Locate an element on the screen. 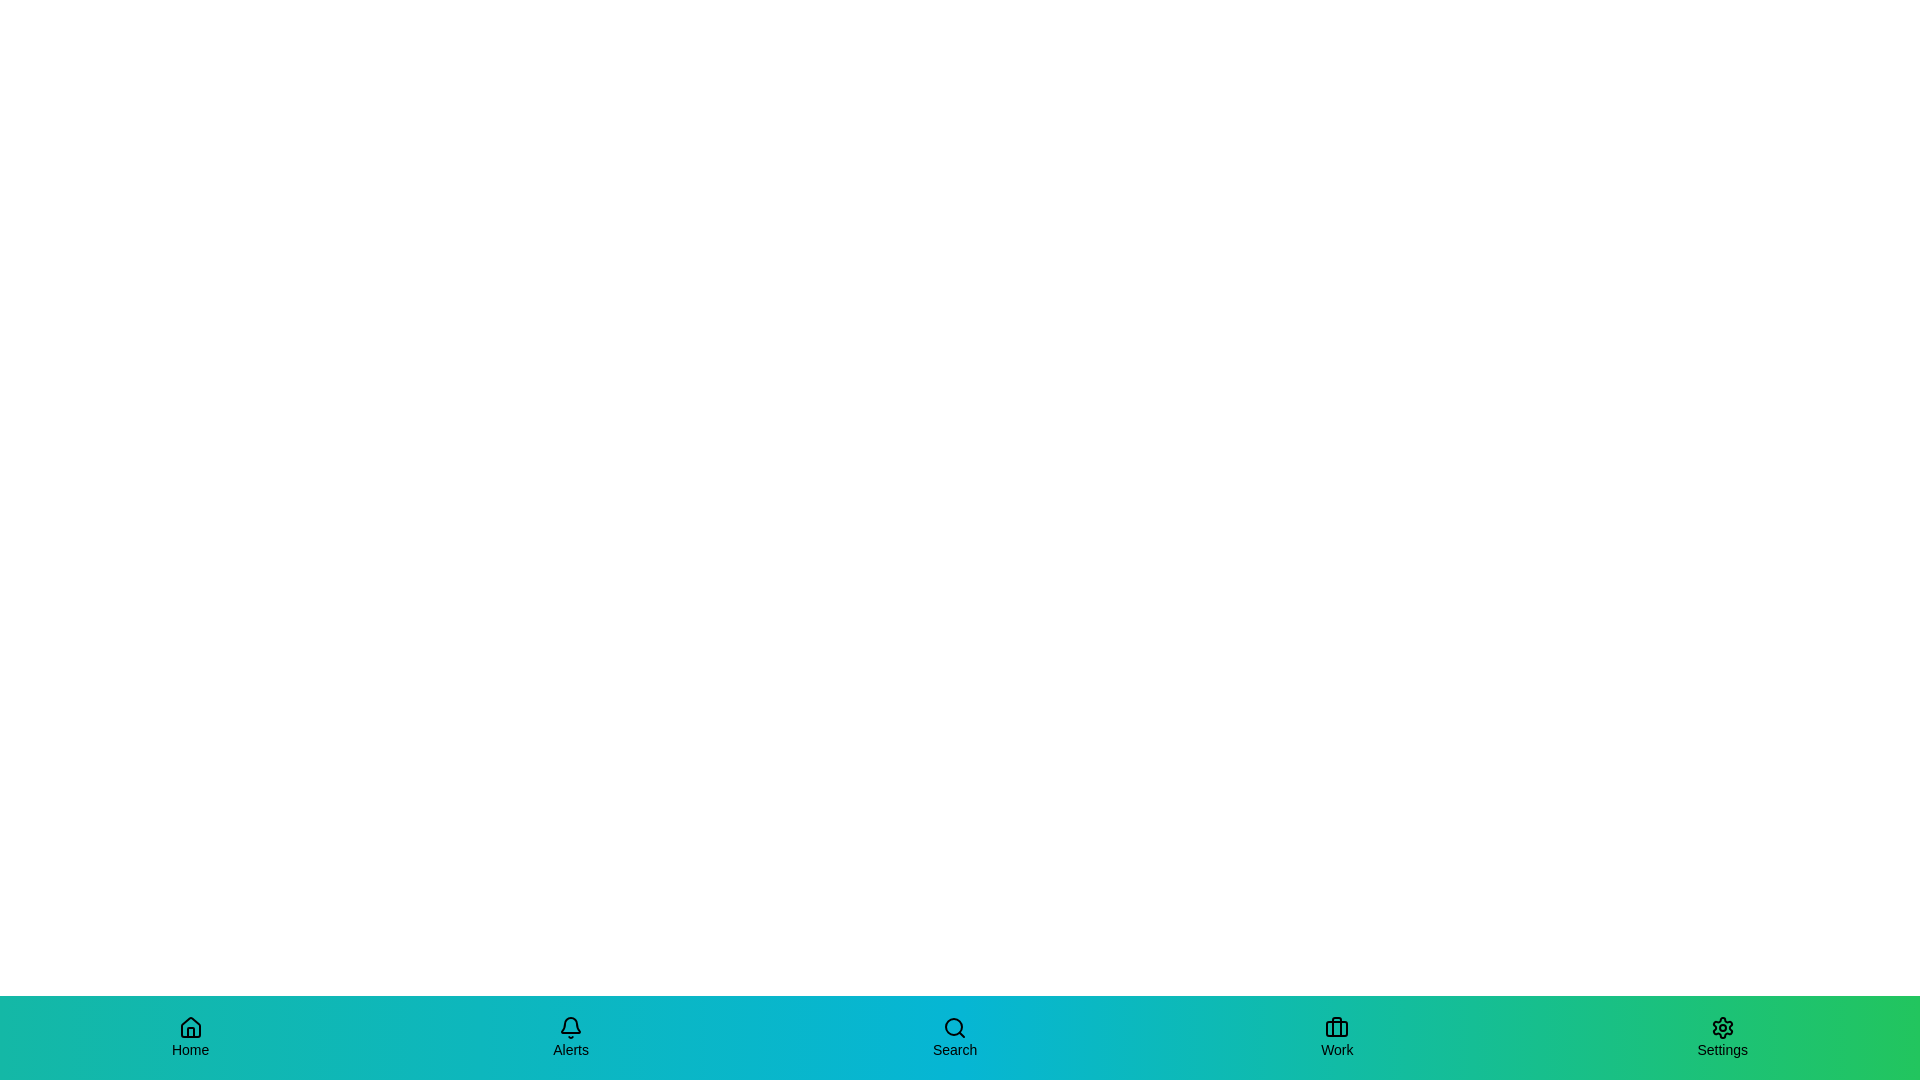 The height and width of the screenshot is (1080, 1920). the Alerts tab to observe the scale effect is located at coordinates (570, 1036).